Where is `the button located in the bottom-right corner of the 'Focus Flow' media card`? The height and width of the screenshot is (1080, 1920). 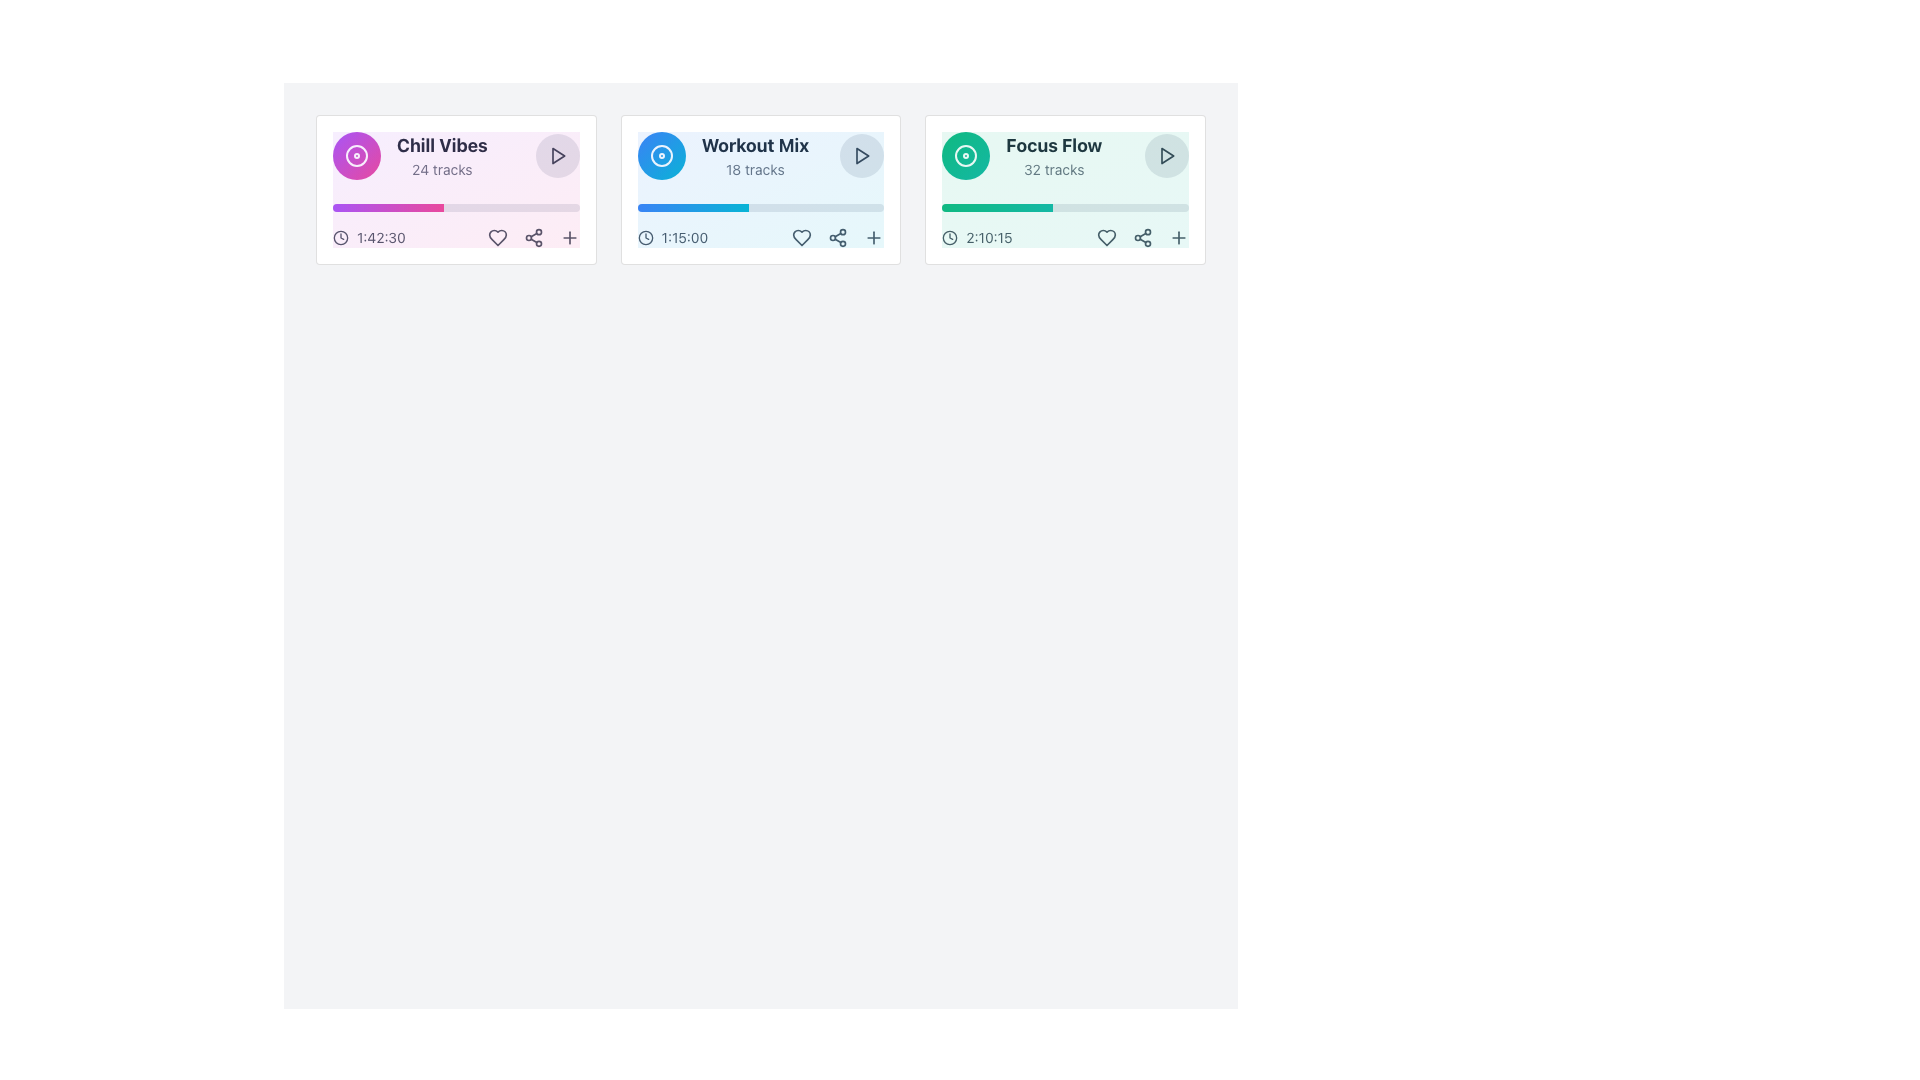
the button located in the bottom-right corner of the 'Focus Flow' media card is located at coordinates (1106, 237).